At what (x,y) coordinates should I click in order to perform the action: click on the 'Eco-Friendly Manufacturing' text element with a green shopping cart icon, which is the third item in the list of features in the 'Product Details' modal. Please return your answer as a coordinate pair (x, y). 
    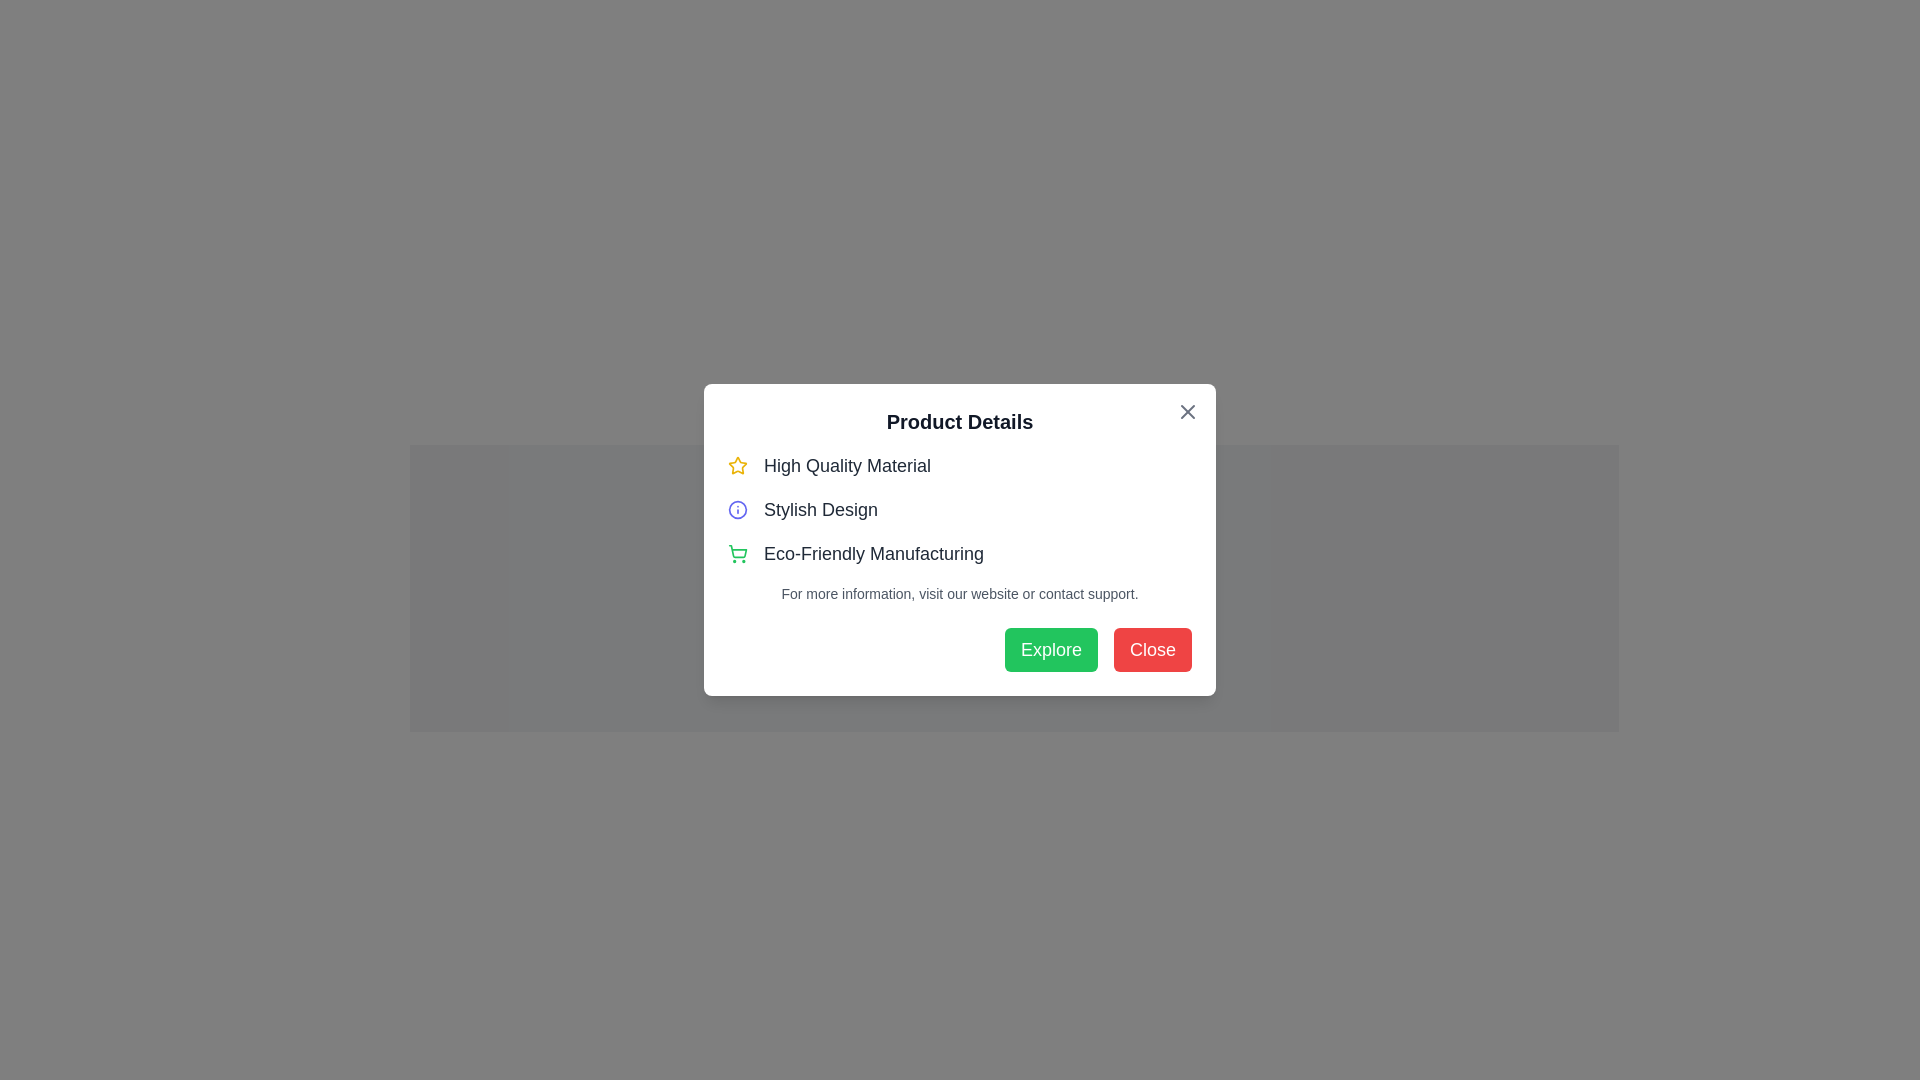
    Looking at the image, I should click on (960, 554).